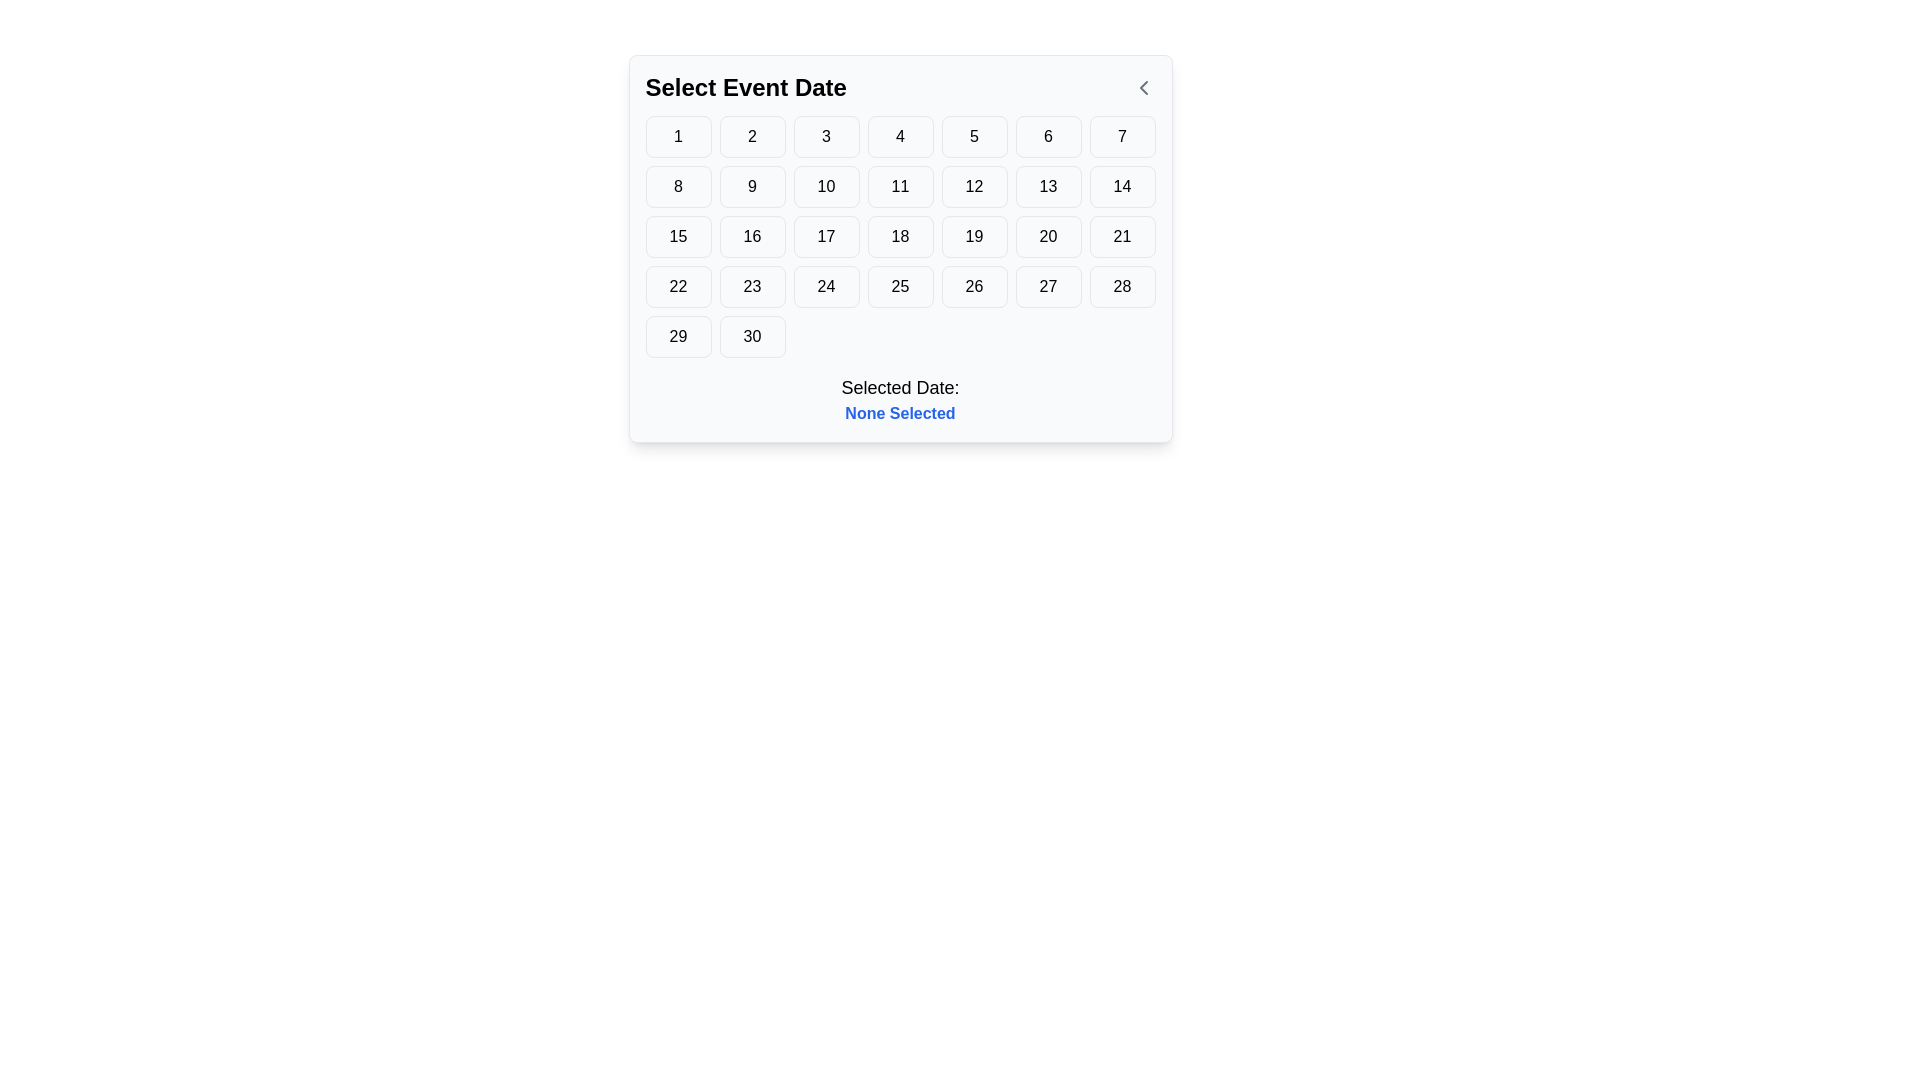 Image resolution: width=1920 pixels, height=1080 pixels. I want to click on the specific day button on the Calendar Date Selector, so click(899, 248).